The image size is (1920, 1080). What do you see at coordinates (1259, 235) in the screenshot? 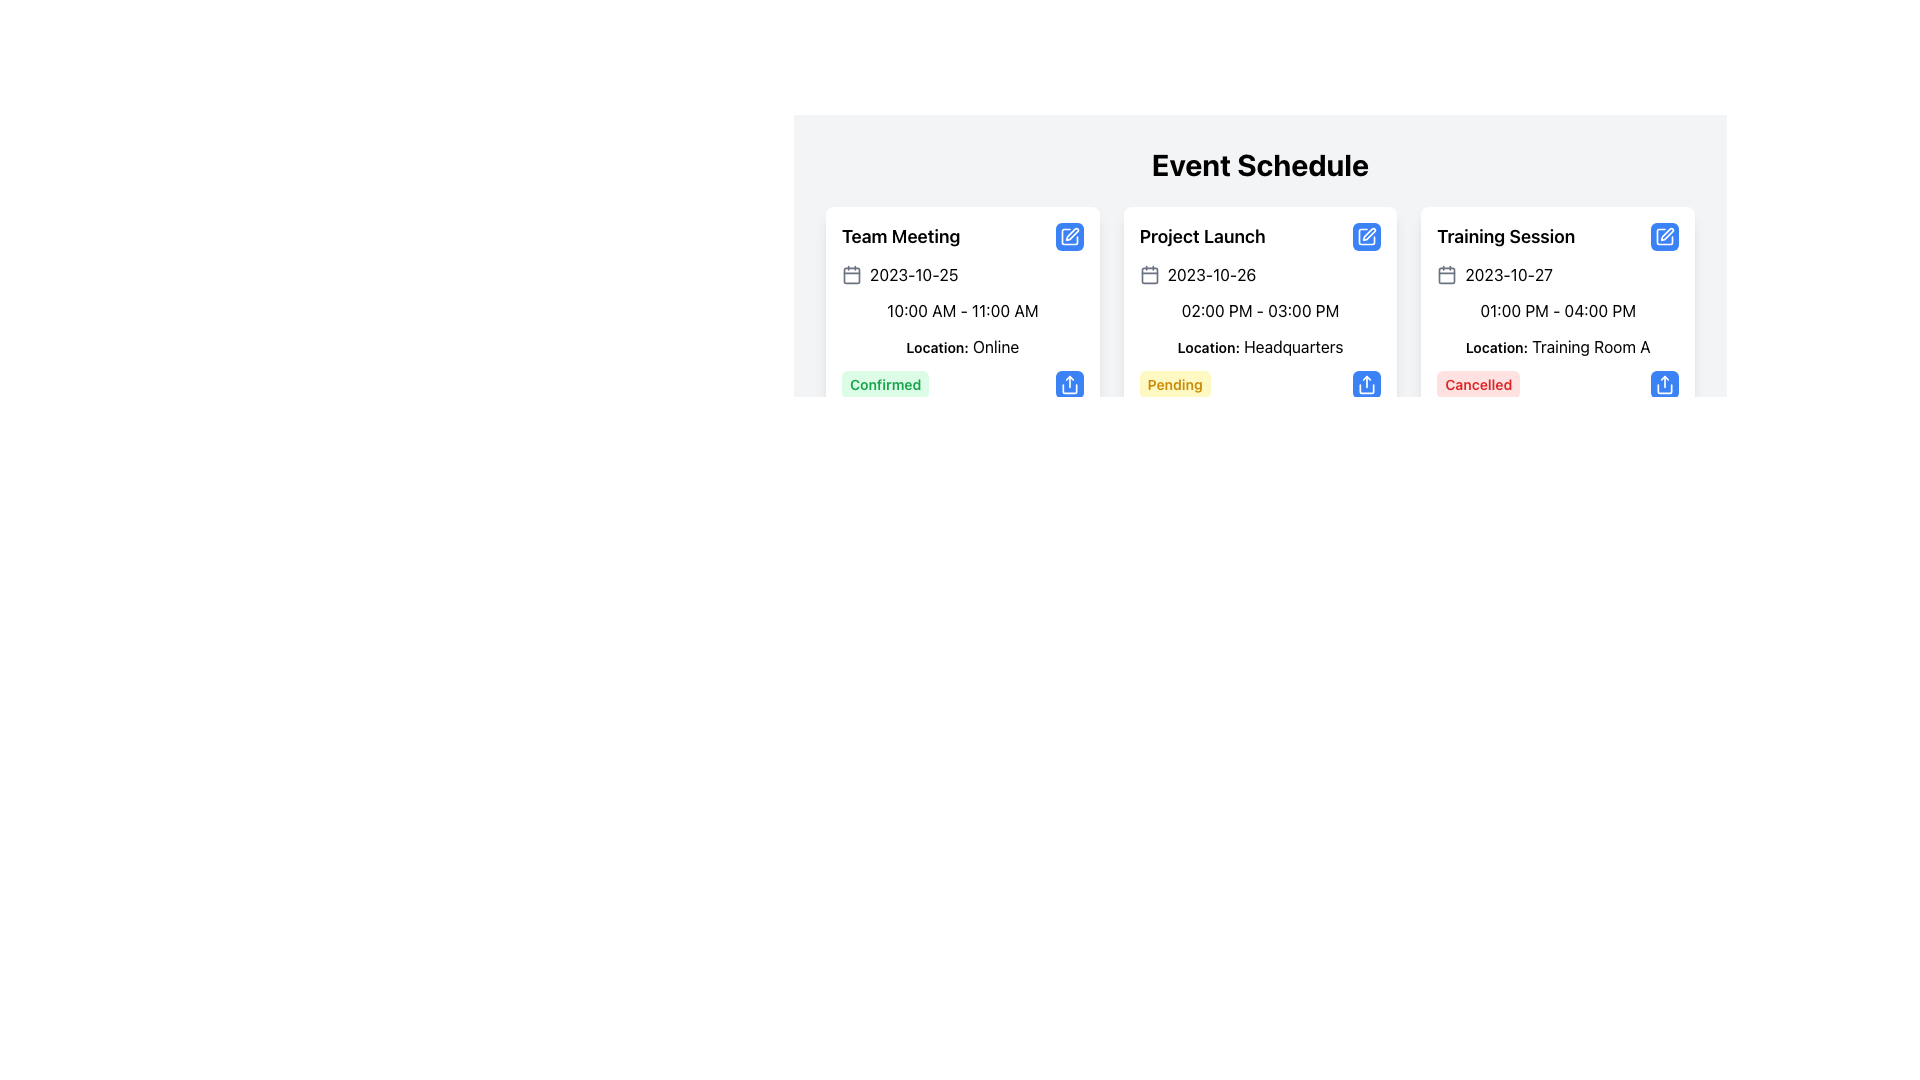
I see `the text label displaying 'Project Launch' at the top of the middle card in a row of three cards` at bounding box center [1259, 235].